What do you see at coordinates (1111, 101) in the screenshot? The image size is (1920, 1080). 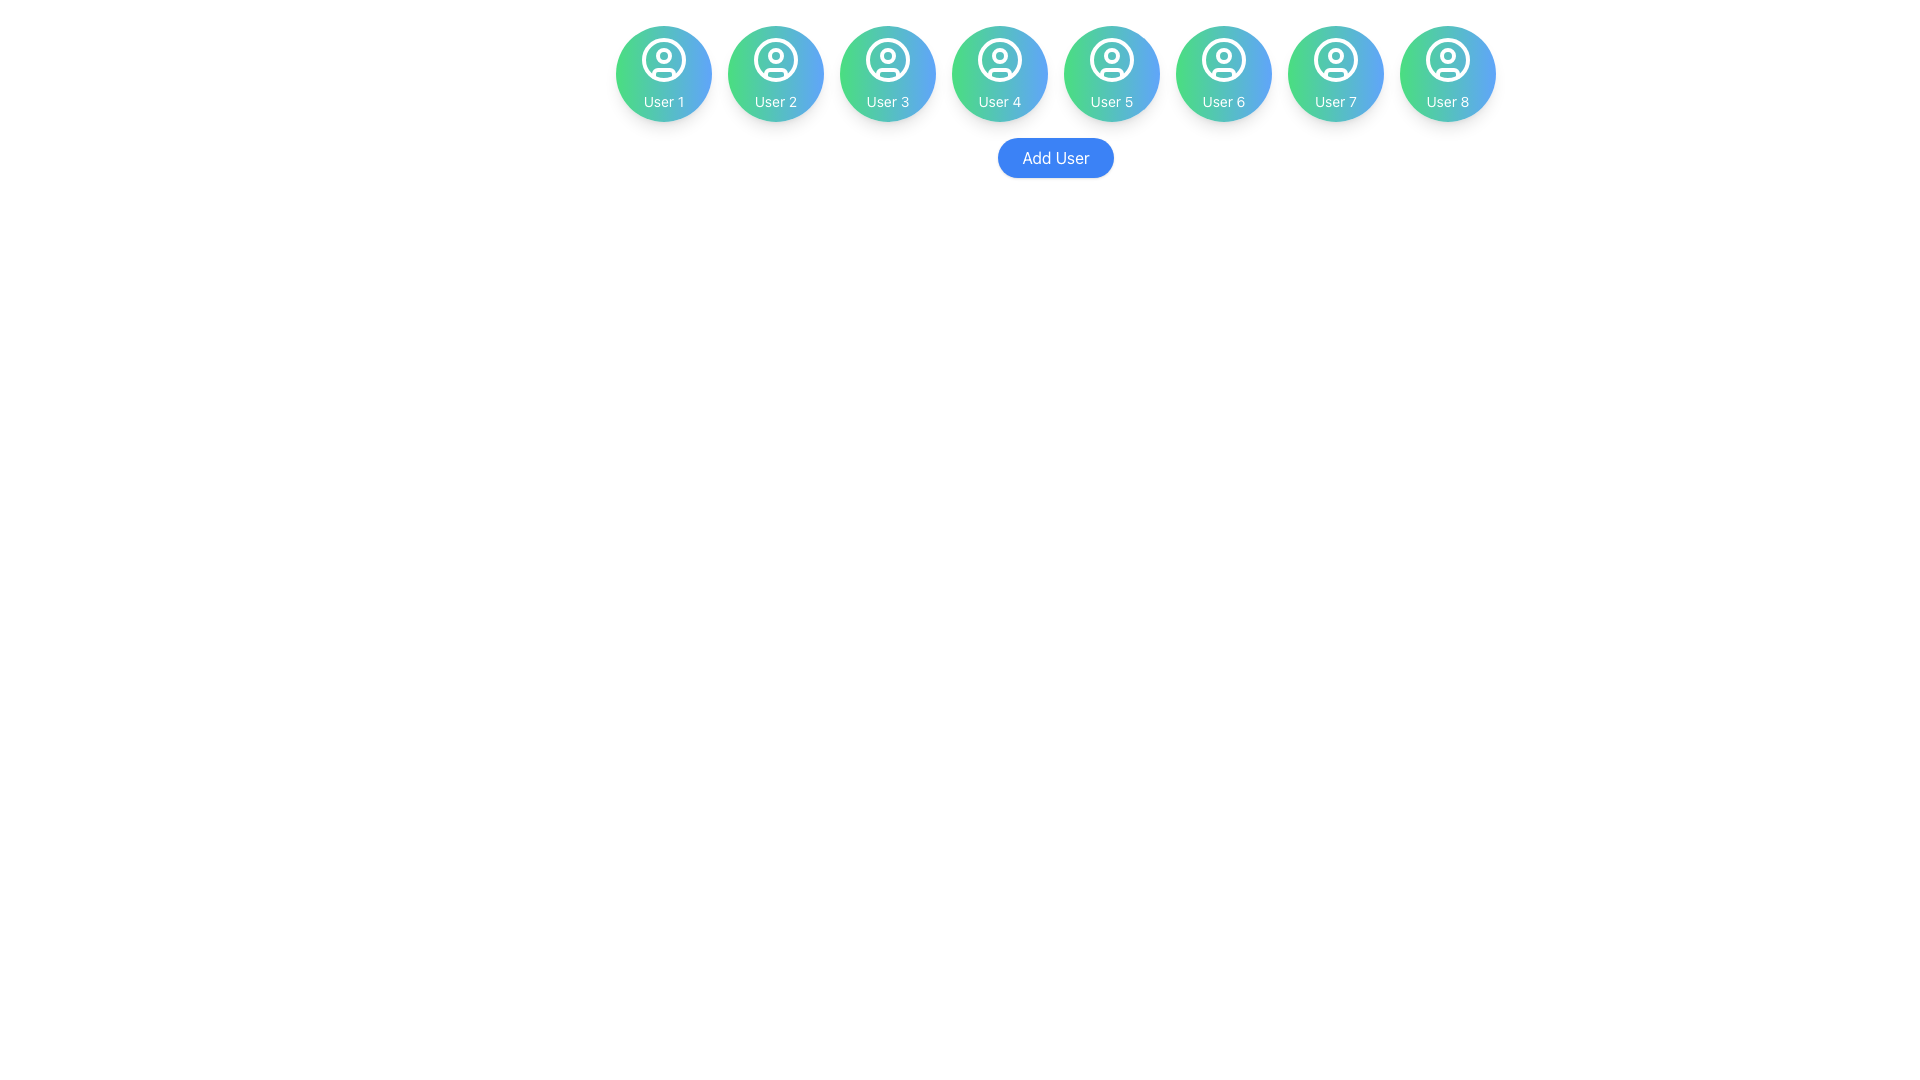 I see `text label that identifies the user, positioned beneath the user profile icon in the fifth circular component of a horizontal row` at bounding box center [1111, 101].